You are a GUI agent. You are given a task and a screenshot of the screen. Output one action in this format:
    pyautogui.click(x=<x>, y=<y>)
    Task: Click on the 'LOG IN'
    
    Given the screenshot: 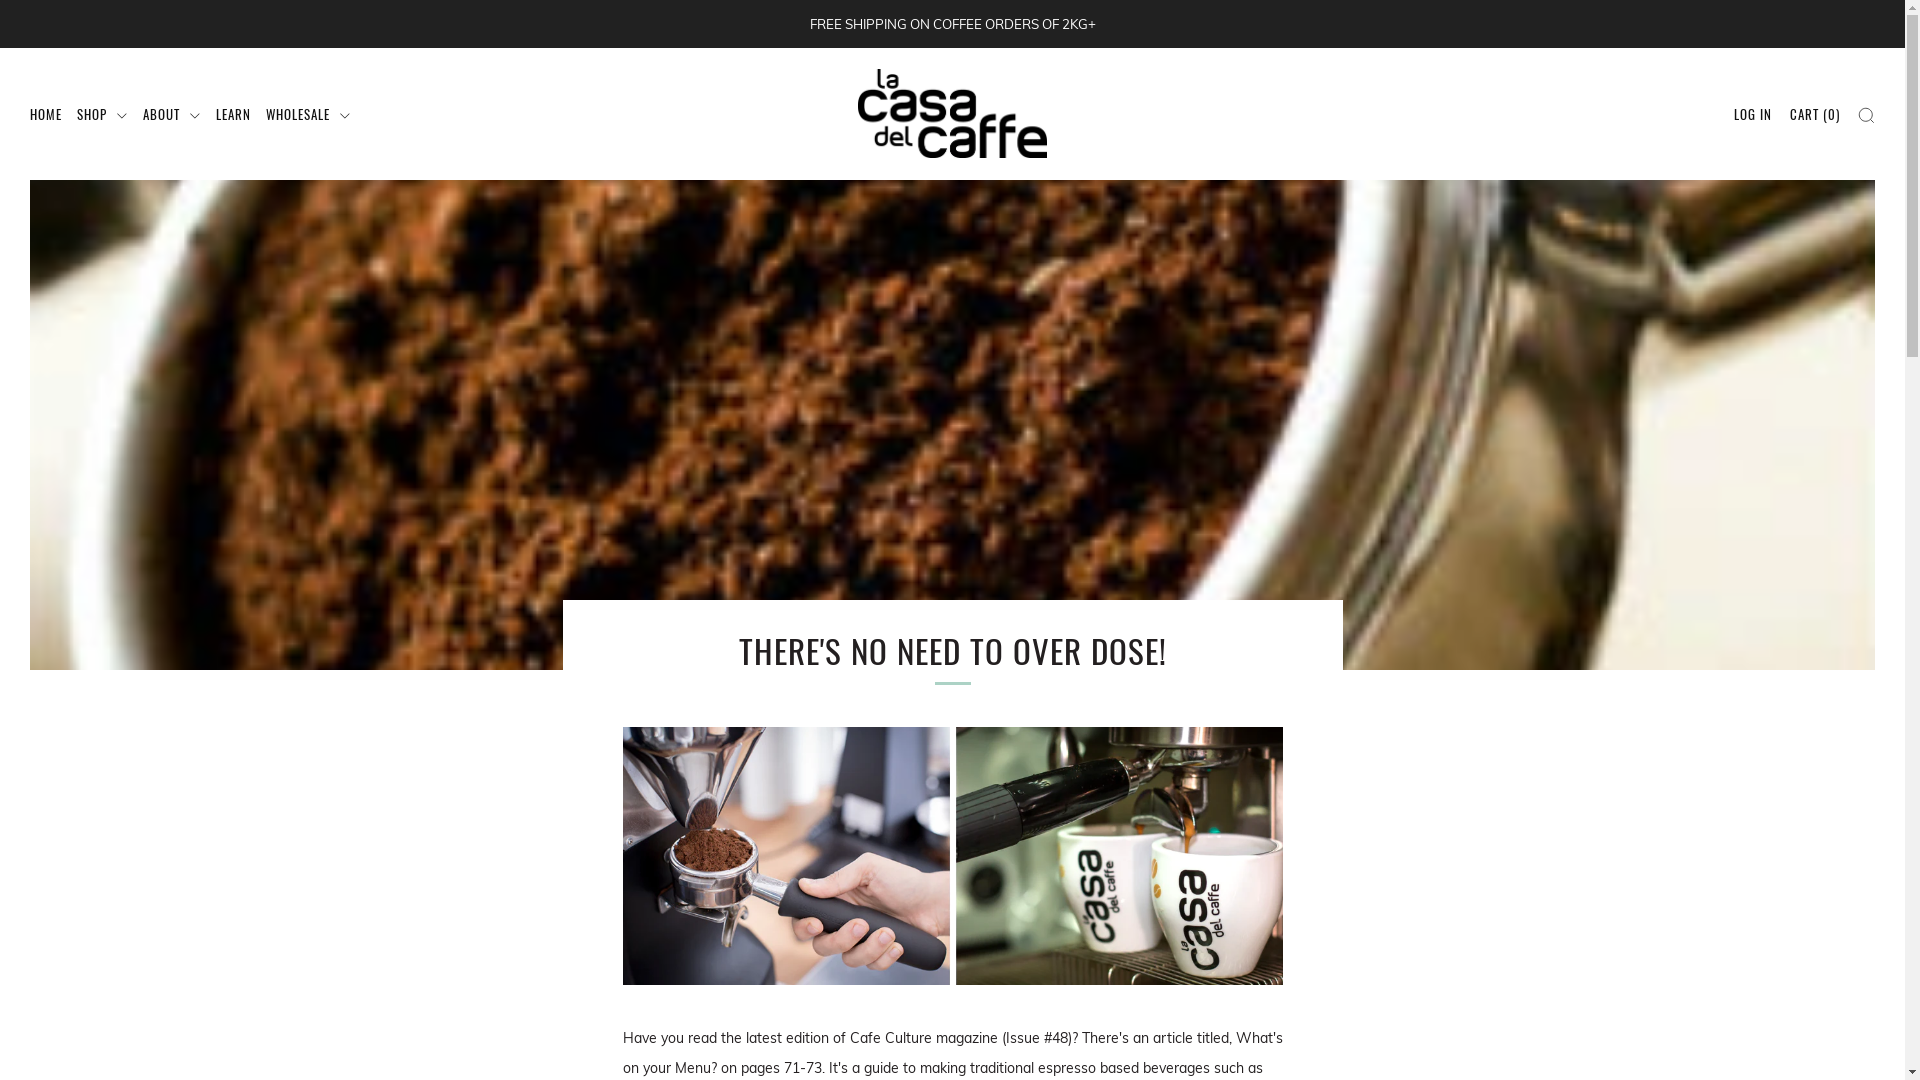 What is the action you would take?
    pyautogui.click(x=1751, y=114)
    